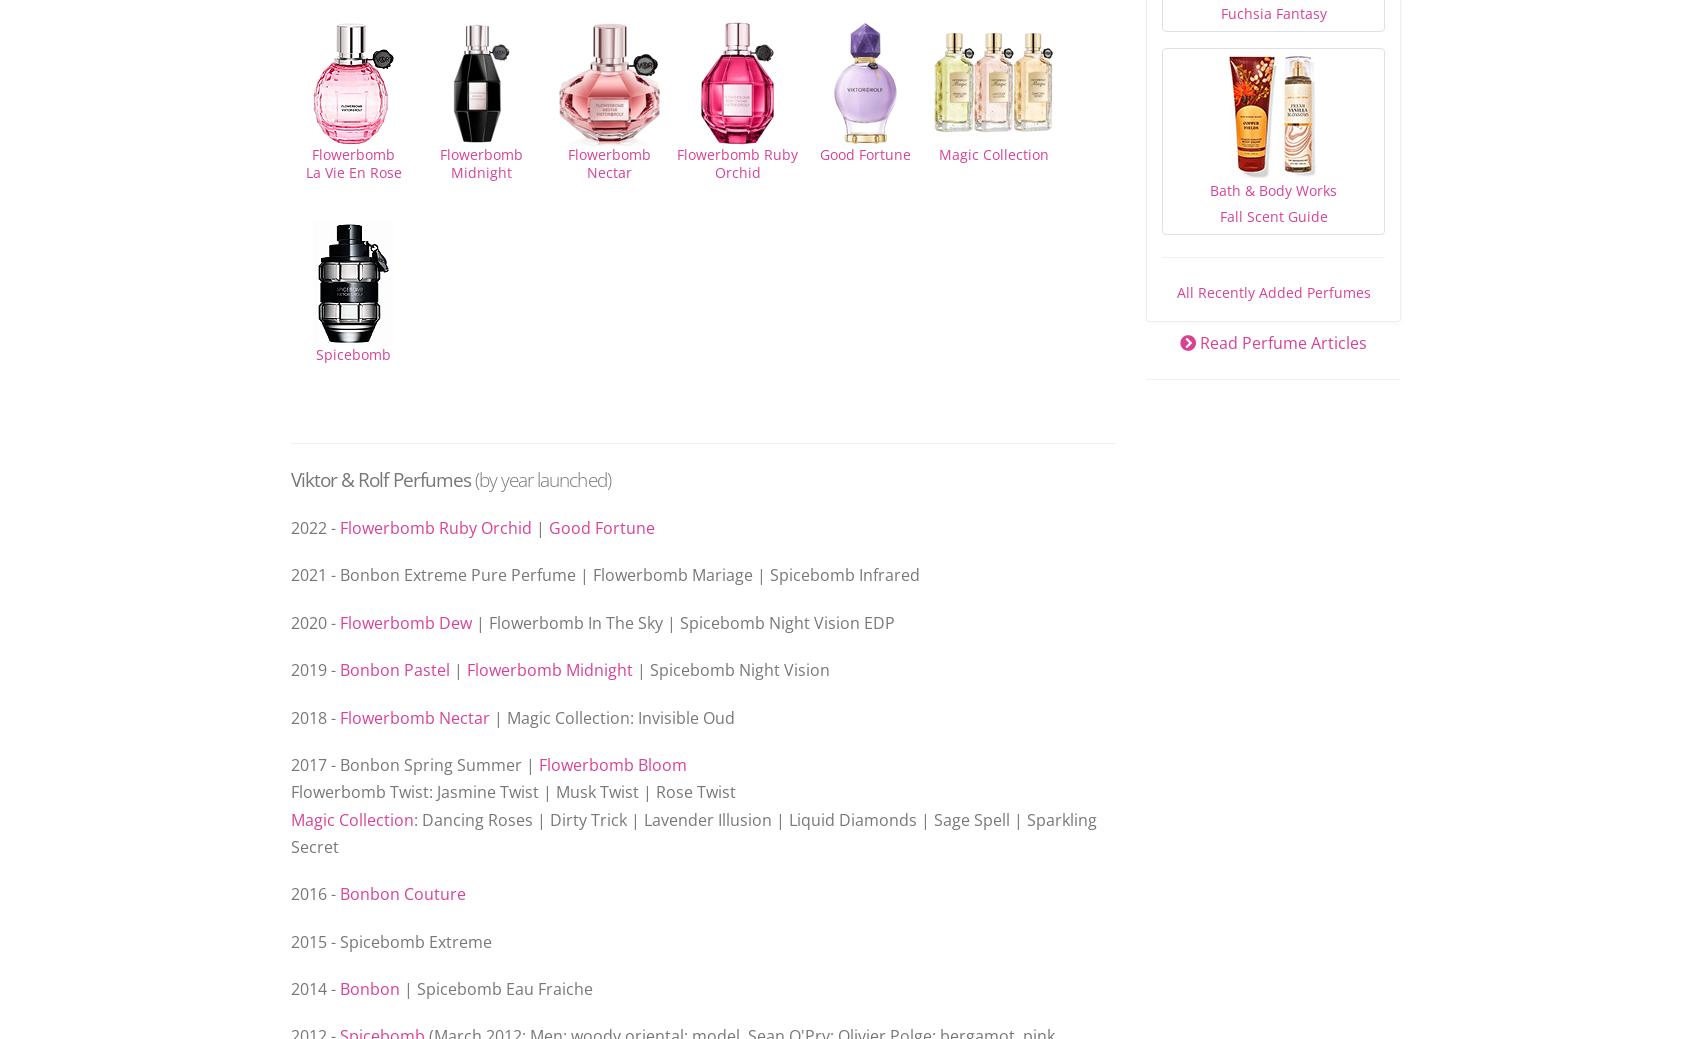 The height and width of the screenshot is (1039, 1692). I want to click on '| Spicebomb Night Vision', so click(730, 670).